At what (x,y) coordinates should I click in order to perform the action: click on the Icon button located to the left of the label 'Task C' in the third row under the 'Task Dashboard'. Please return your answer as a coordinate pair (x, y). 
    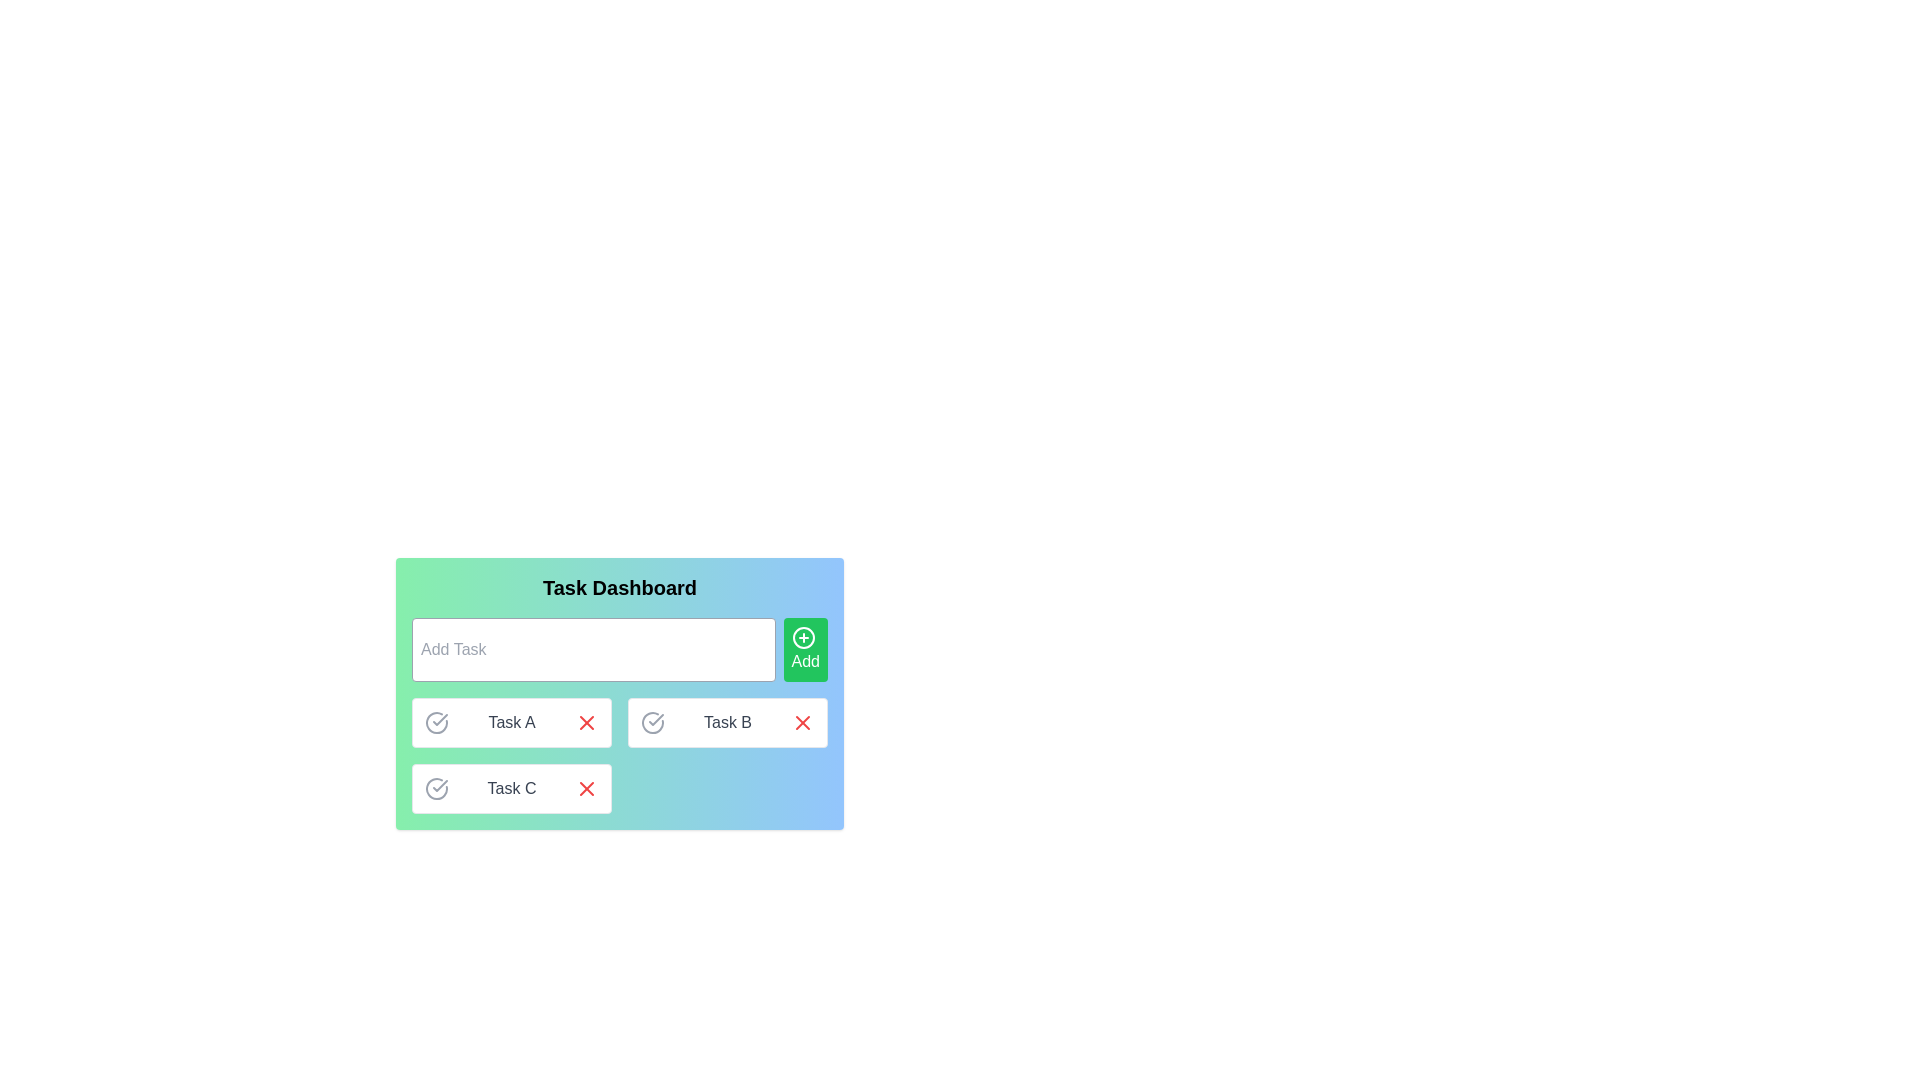
    Looking at the image, I should click on (435, 788).